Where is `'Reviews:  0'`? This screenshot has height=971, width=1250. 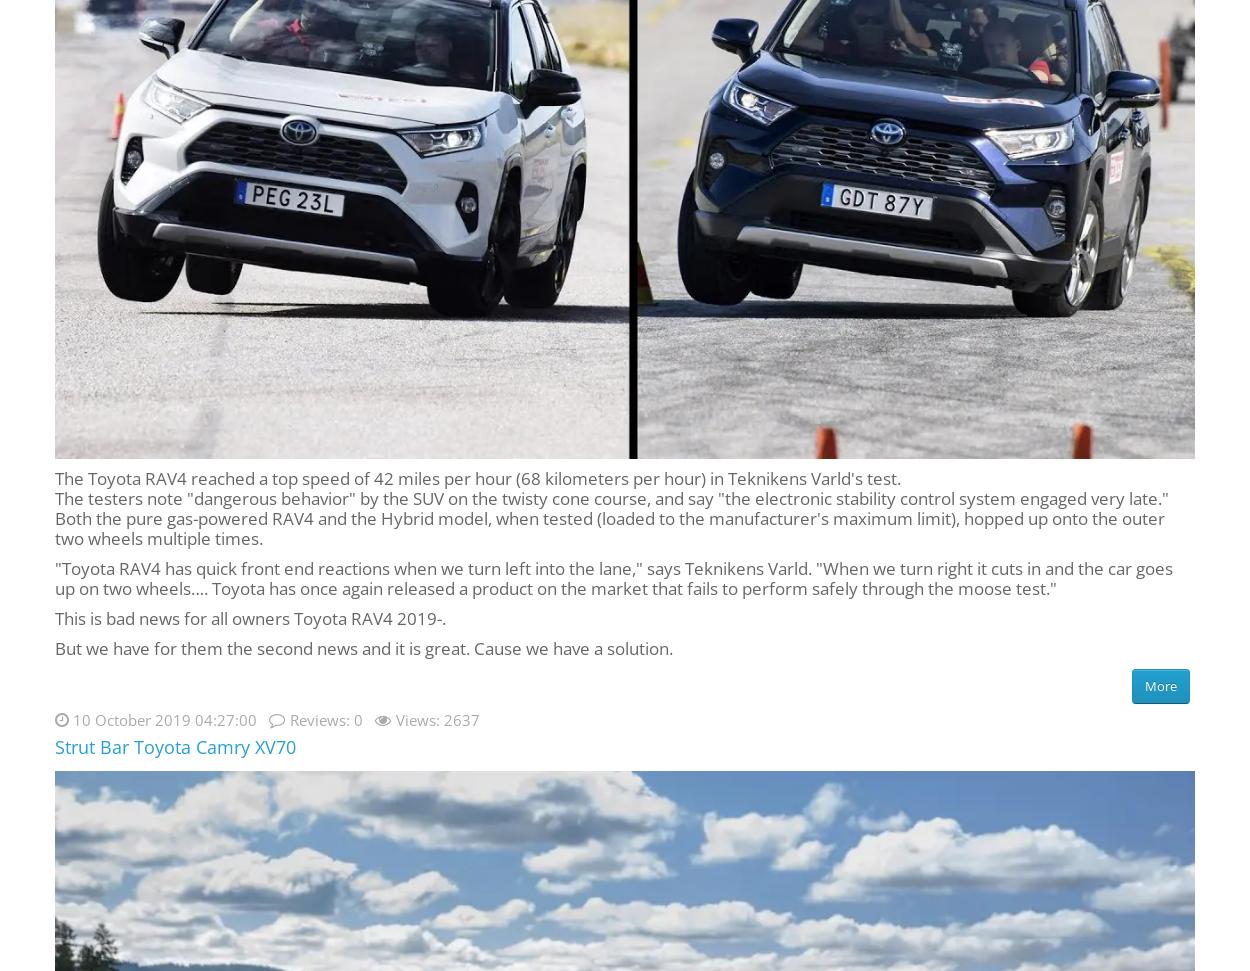
'Reviews:  0' is located at coordinates (325, 718).